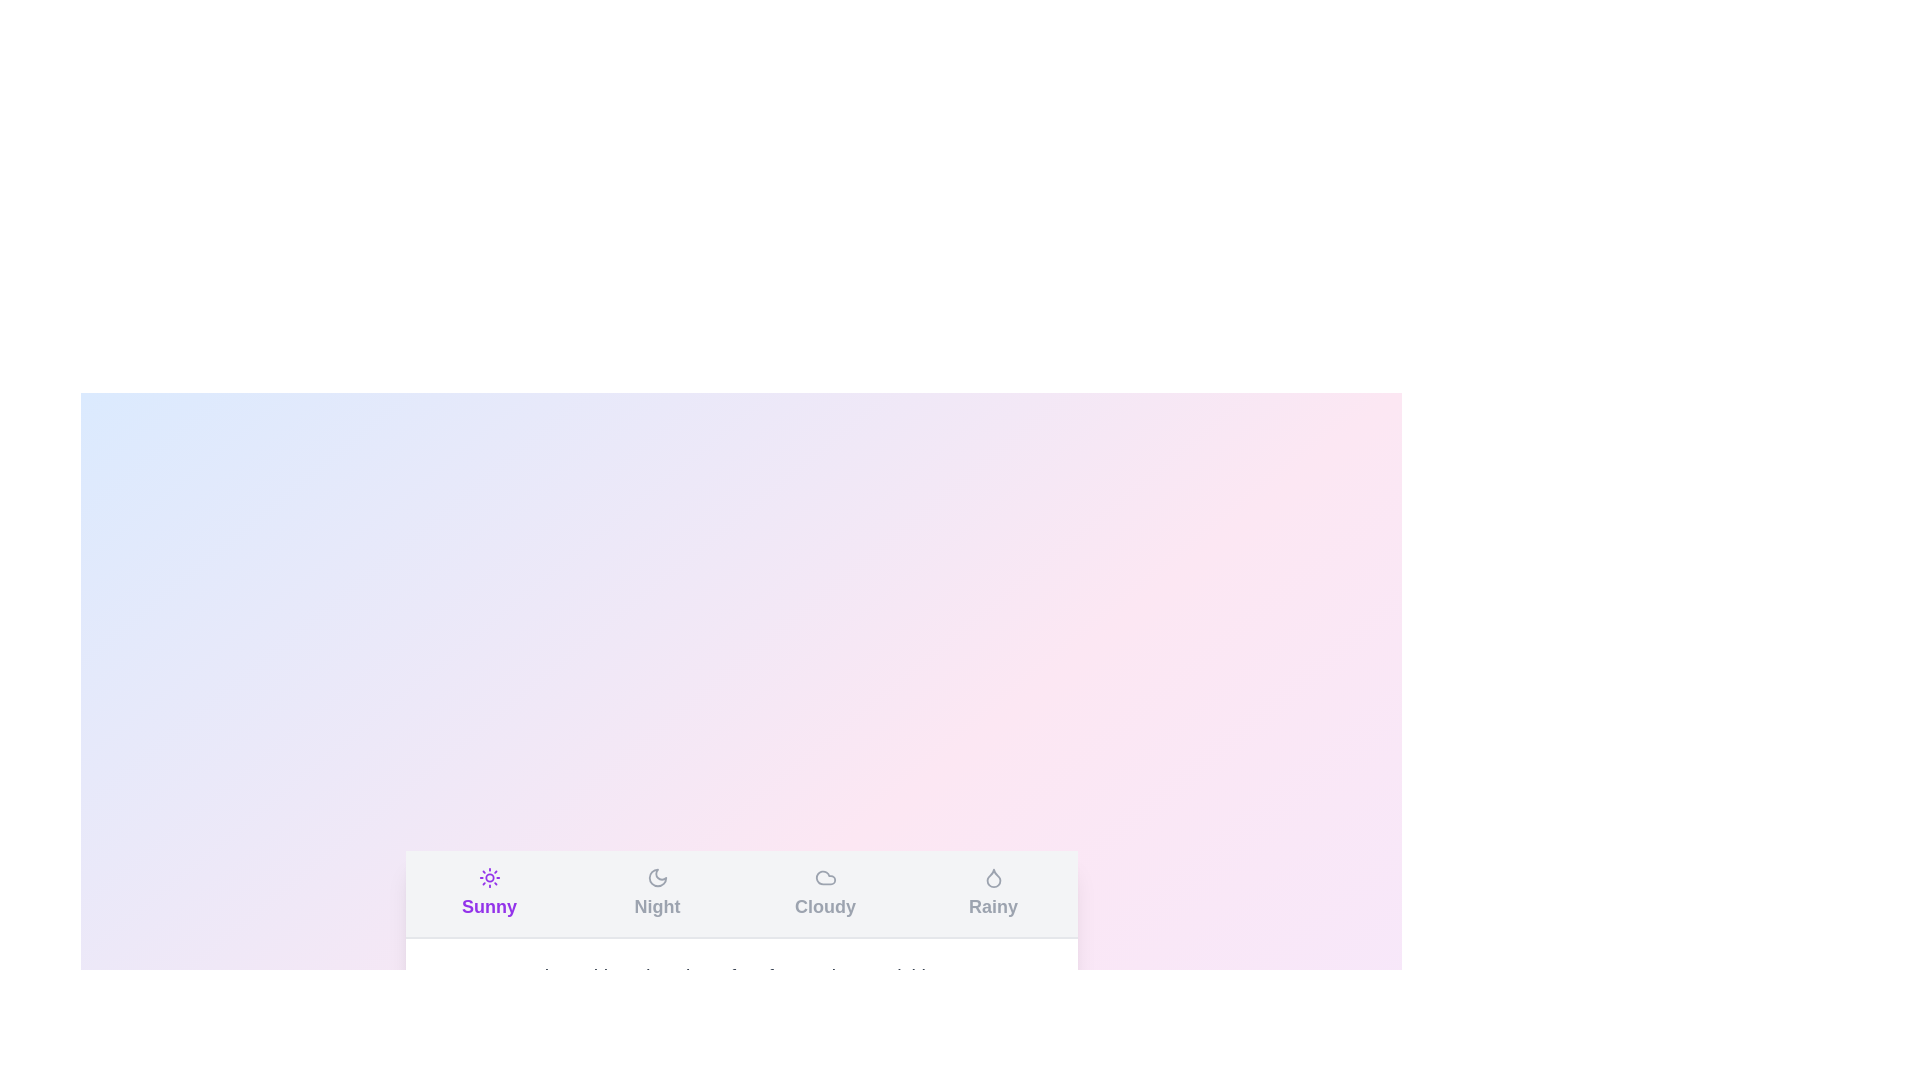 This screenshot has width=1920, height=1080. What do you see at coordinates (657, 893) in the screenshot?
I see `the tab labeled Night to switch to the respective weather condition` at bounding box center [657, 893].